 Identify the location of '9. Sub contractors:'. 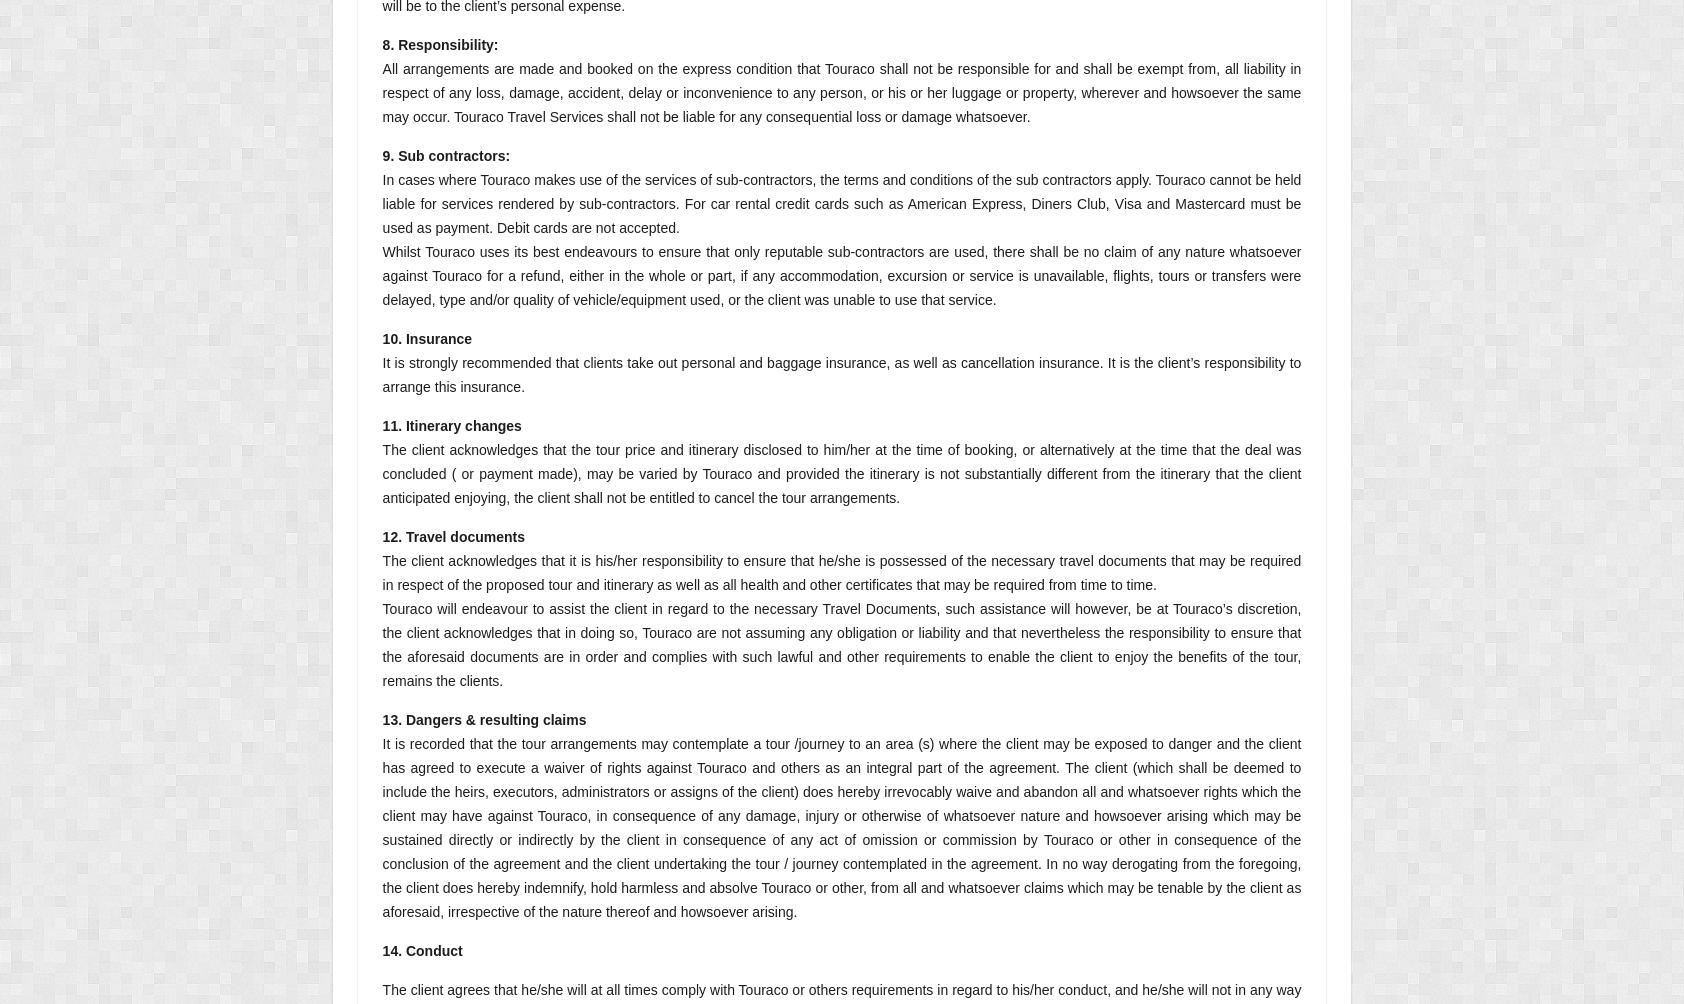
(444, 155).